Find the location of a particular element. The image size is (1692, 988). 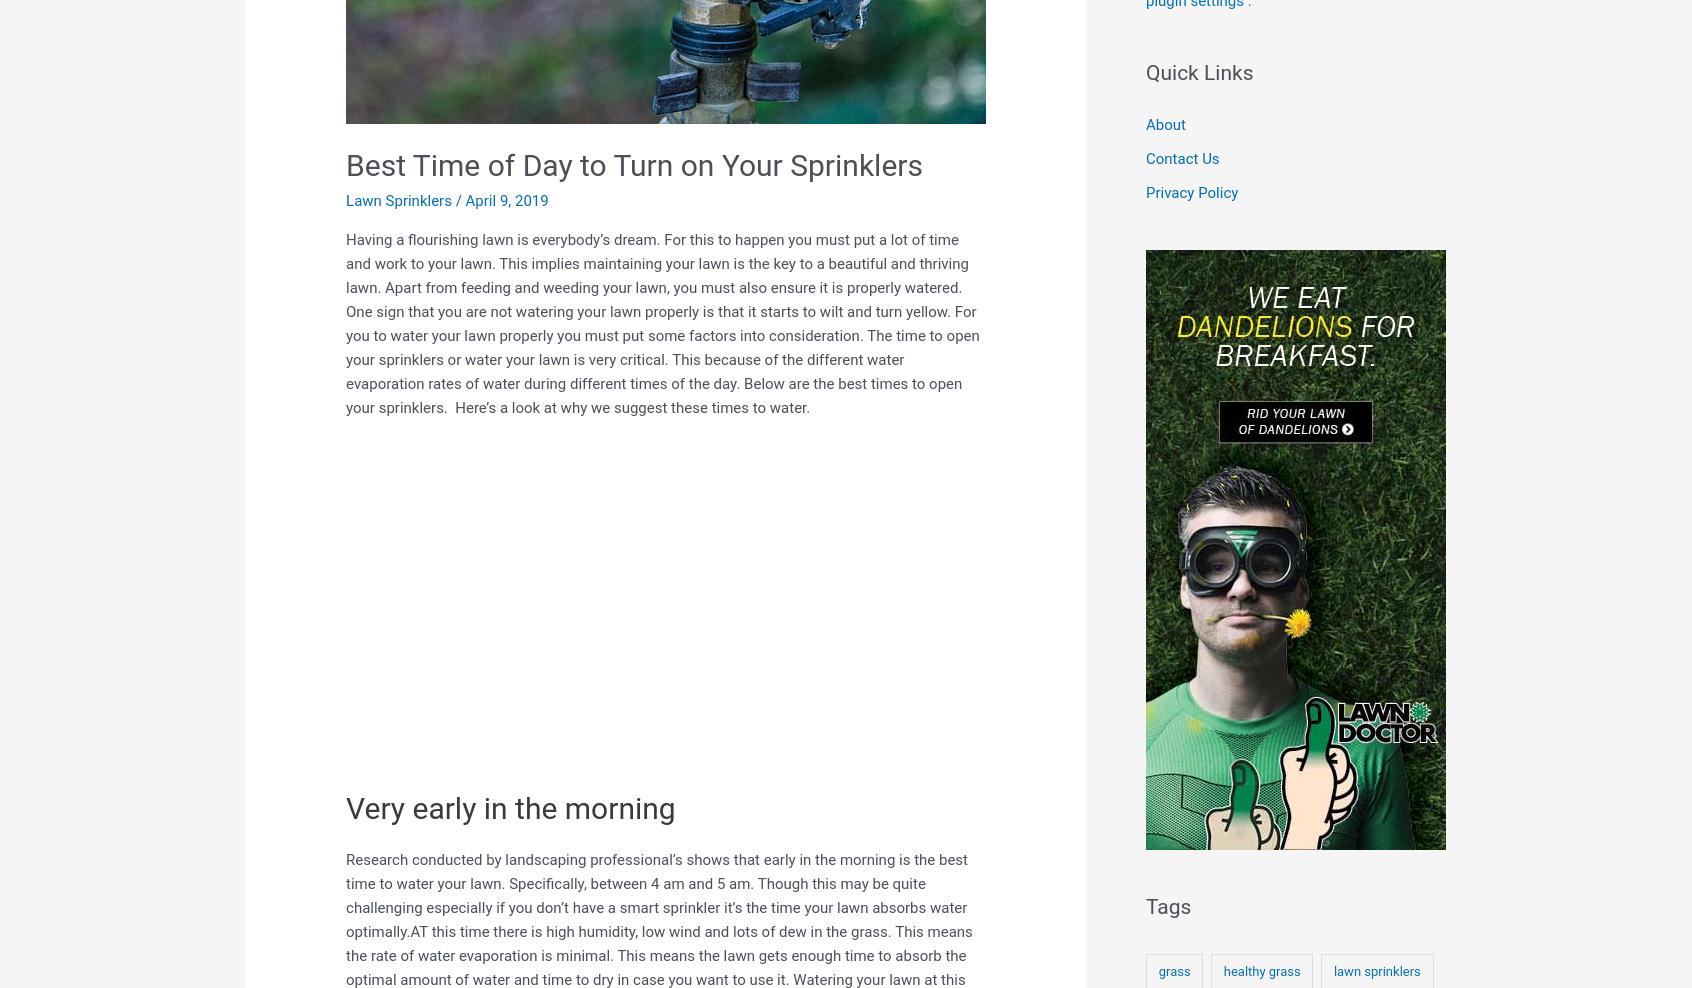

'Very early in the morning' is located at coordinates (510, 808).